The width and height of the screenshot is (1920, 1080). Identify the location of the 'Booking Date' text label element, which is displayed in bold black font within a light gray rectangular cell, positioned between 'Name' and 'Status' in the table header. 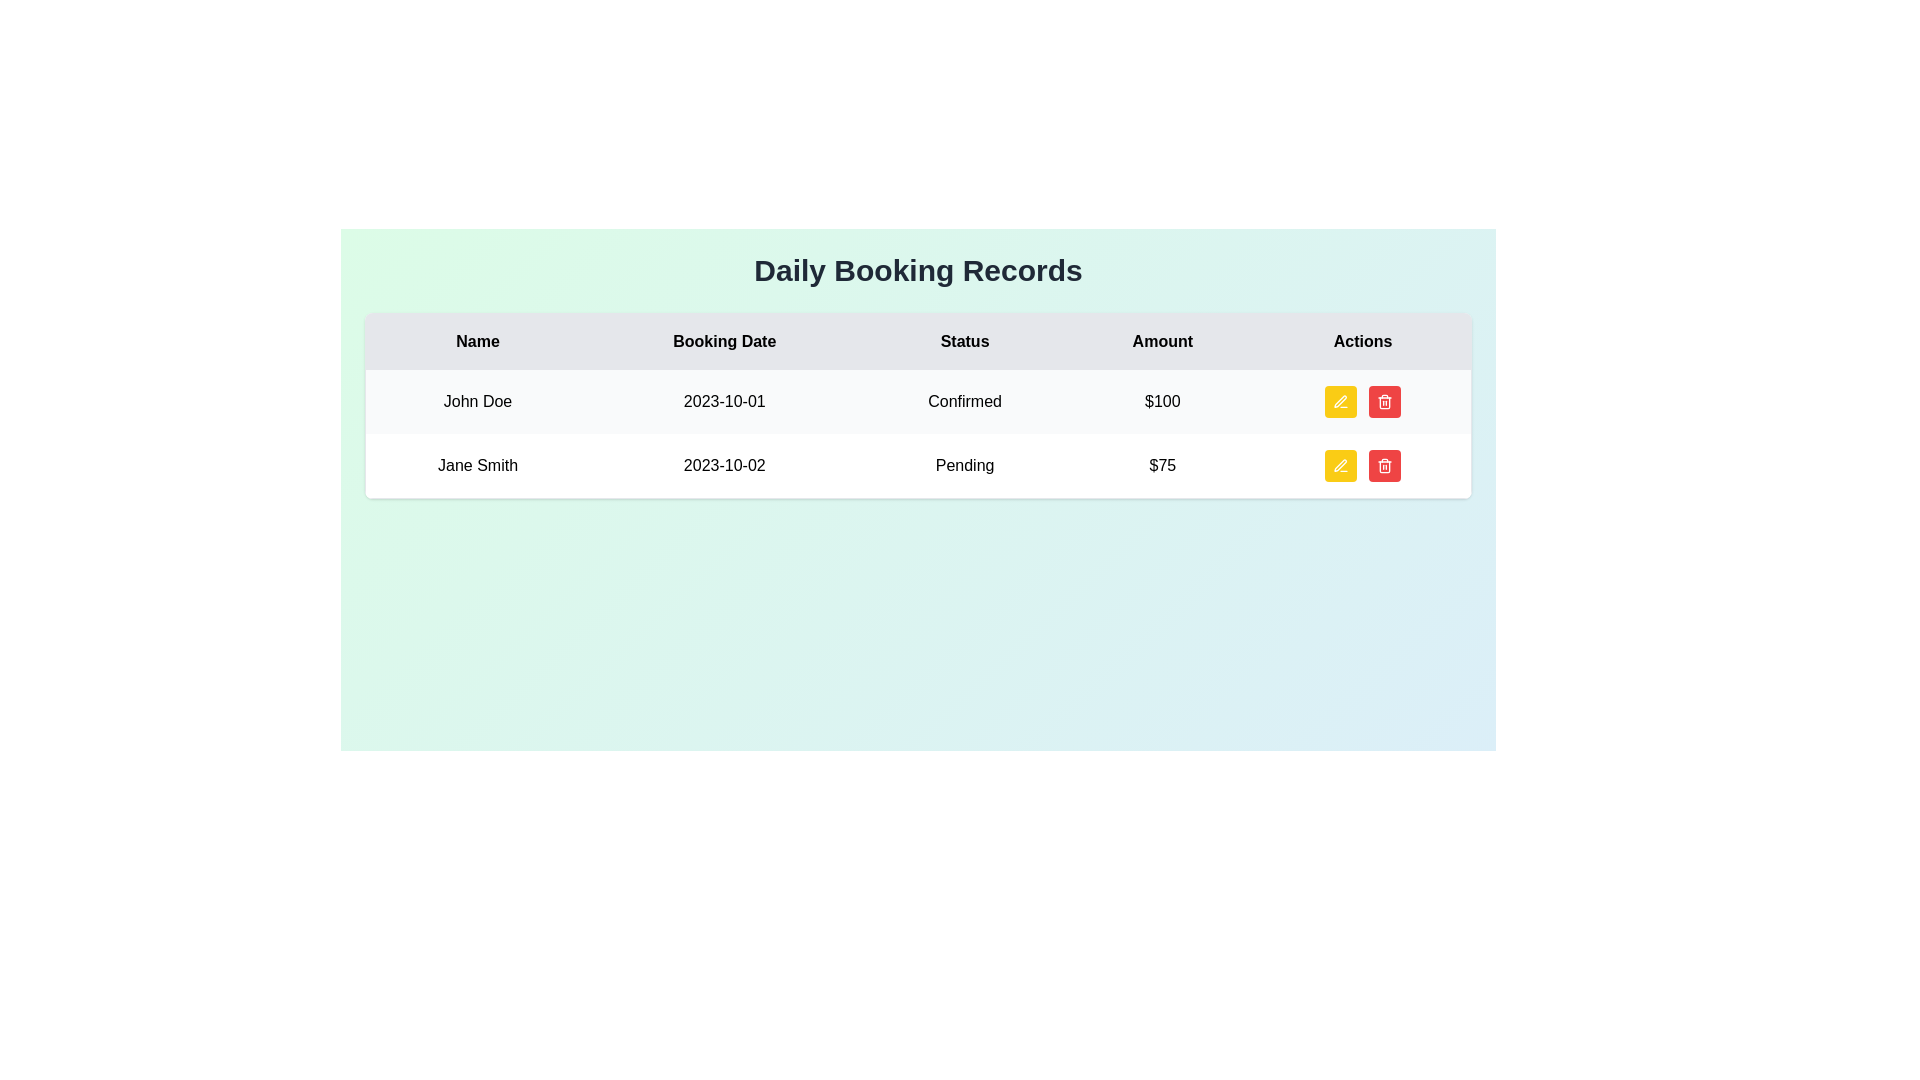
(723, 340).